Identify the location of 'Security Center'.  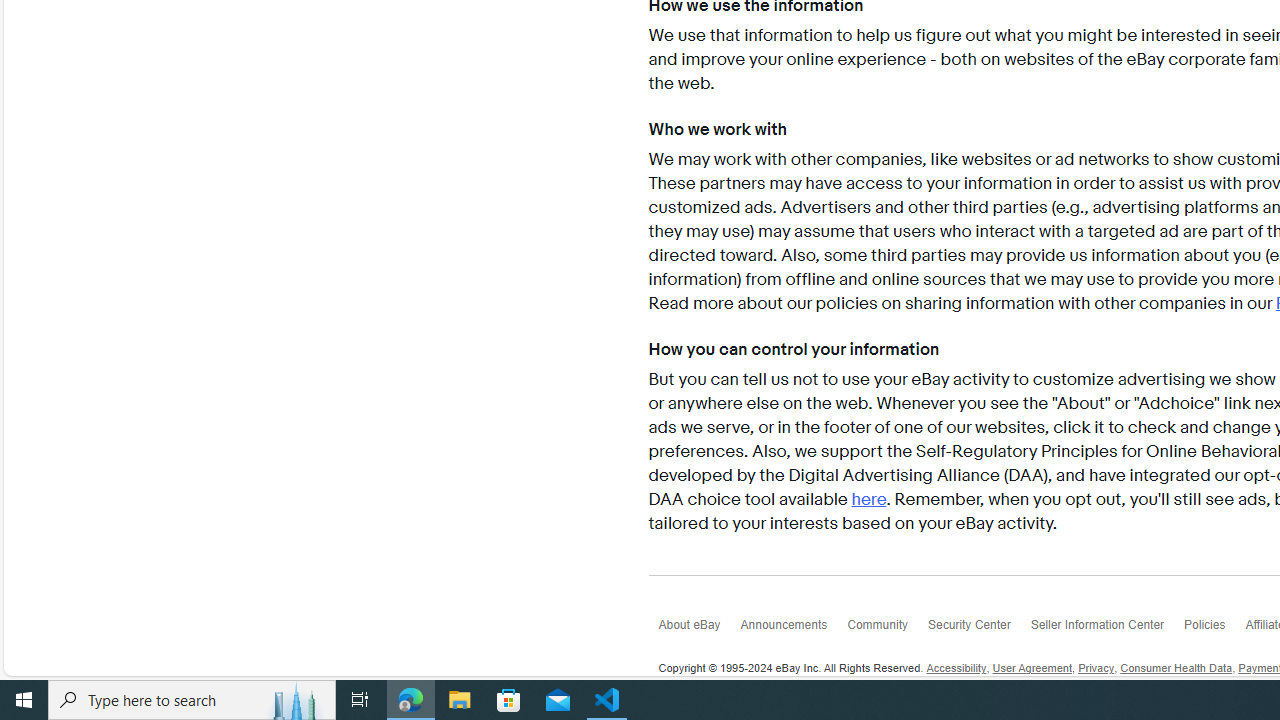
(978, 628).